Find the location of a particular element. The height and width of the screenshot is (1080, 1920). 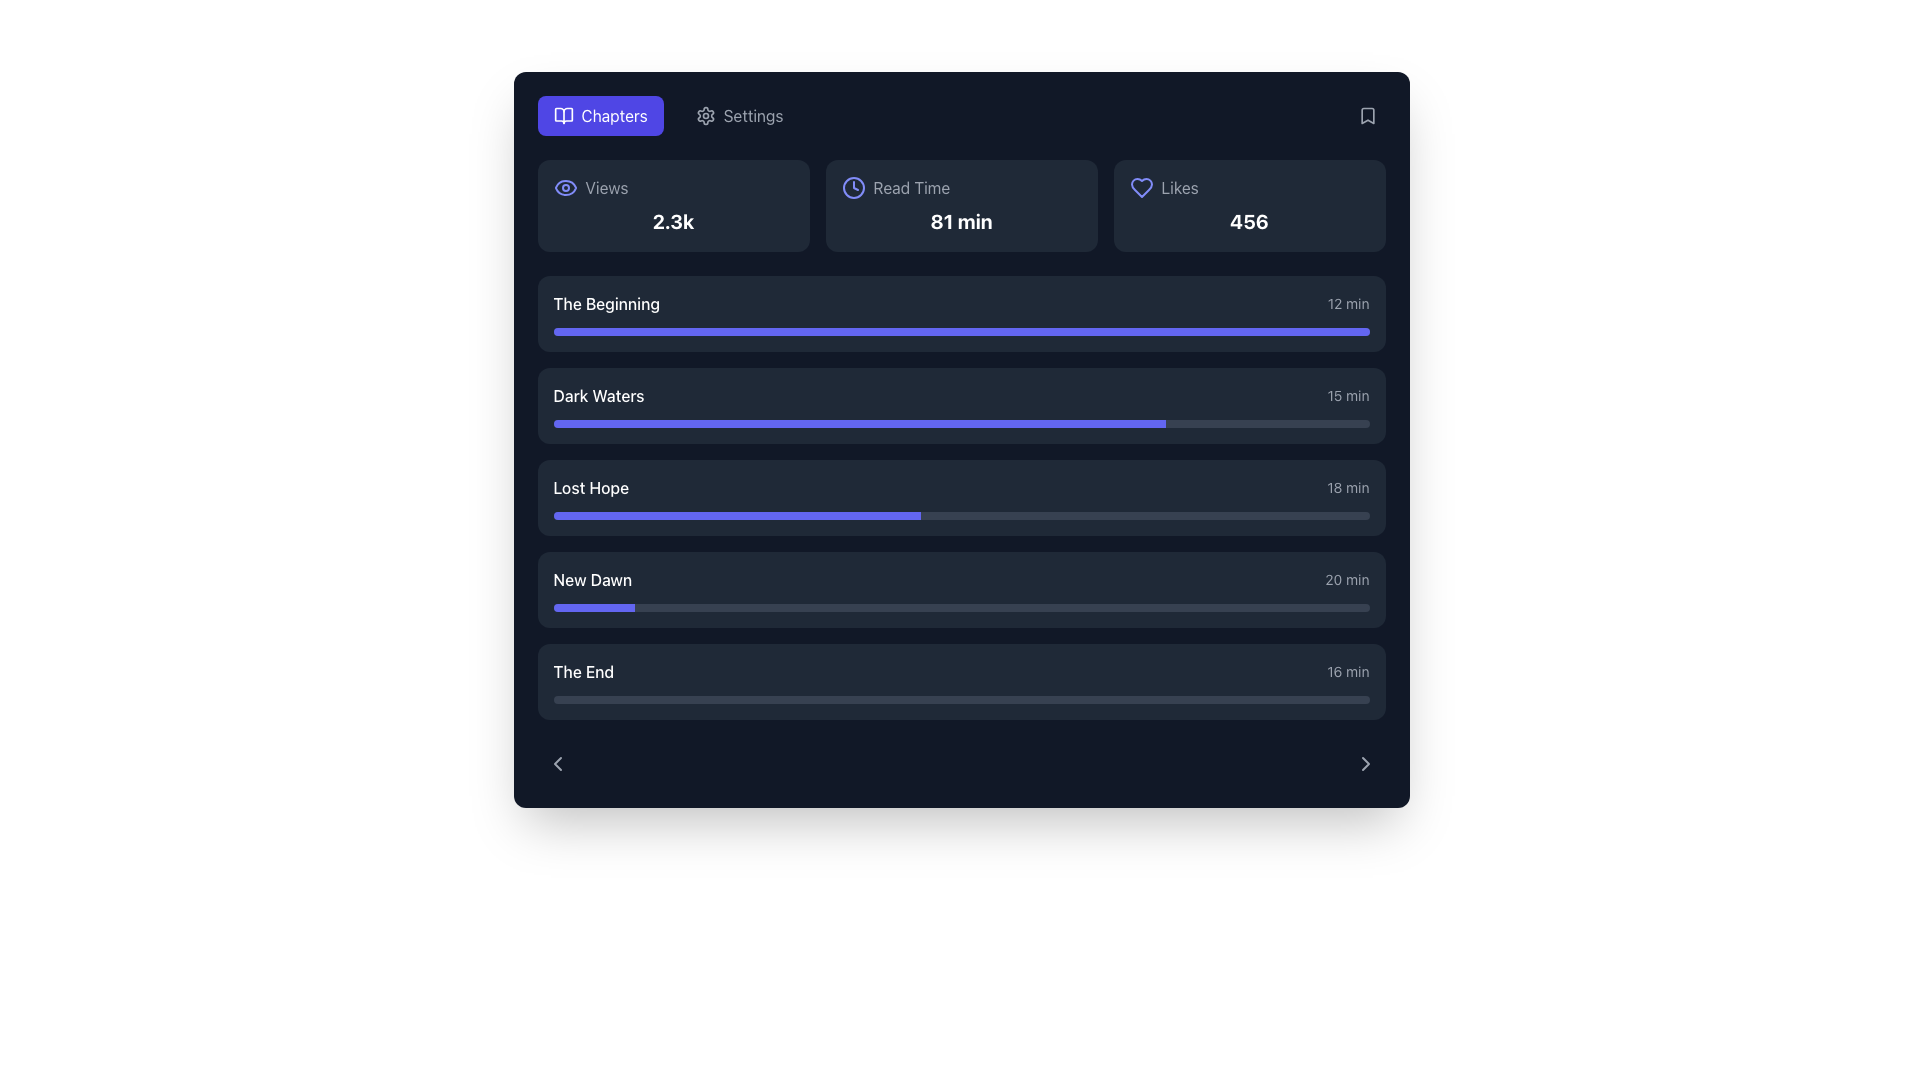

the indigo eye-shaped icon that represents visibility, located near the text 'Views' is located at coordinates (564, 188).